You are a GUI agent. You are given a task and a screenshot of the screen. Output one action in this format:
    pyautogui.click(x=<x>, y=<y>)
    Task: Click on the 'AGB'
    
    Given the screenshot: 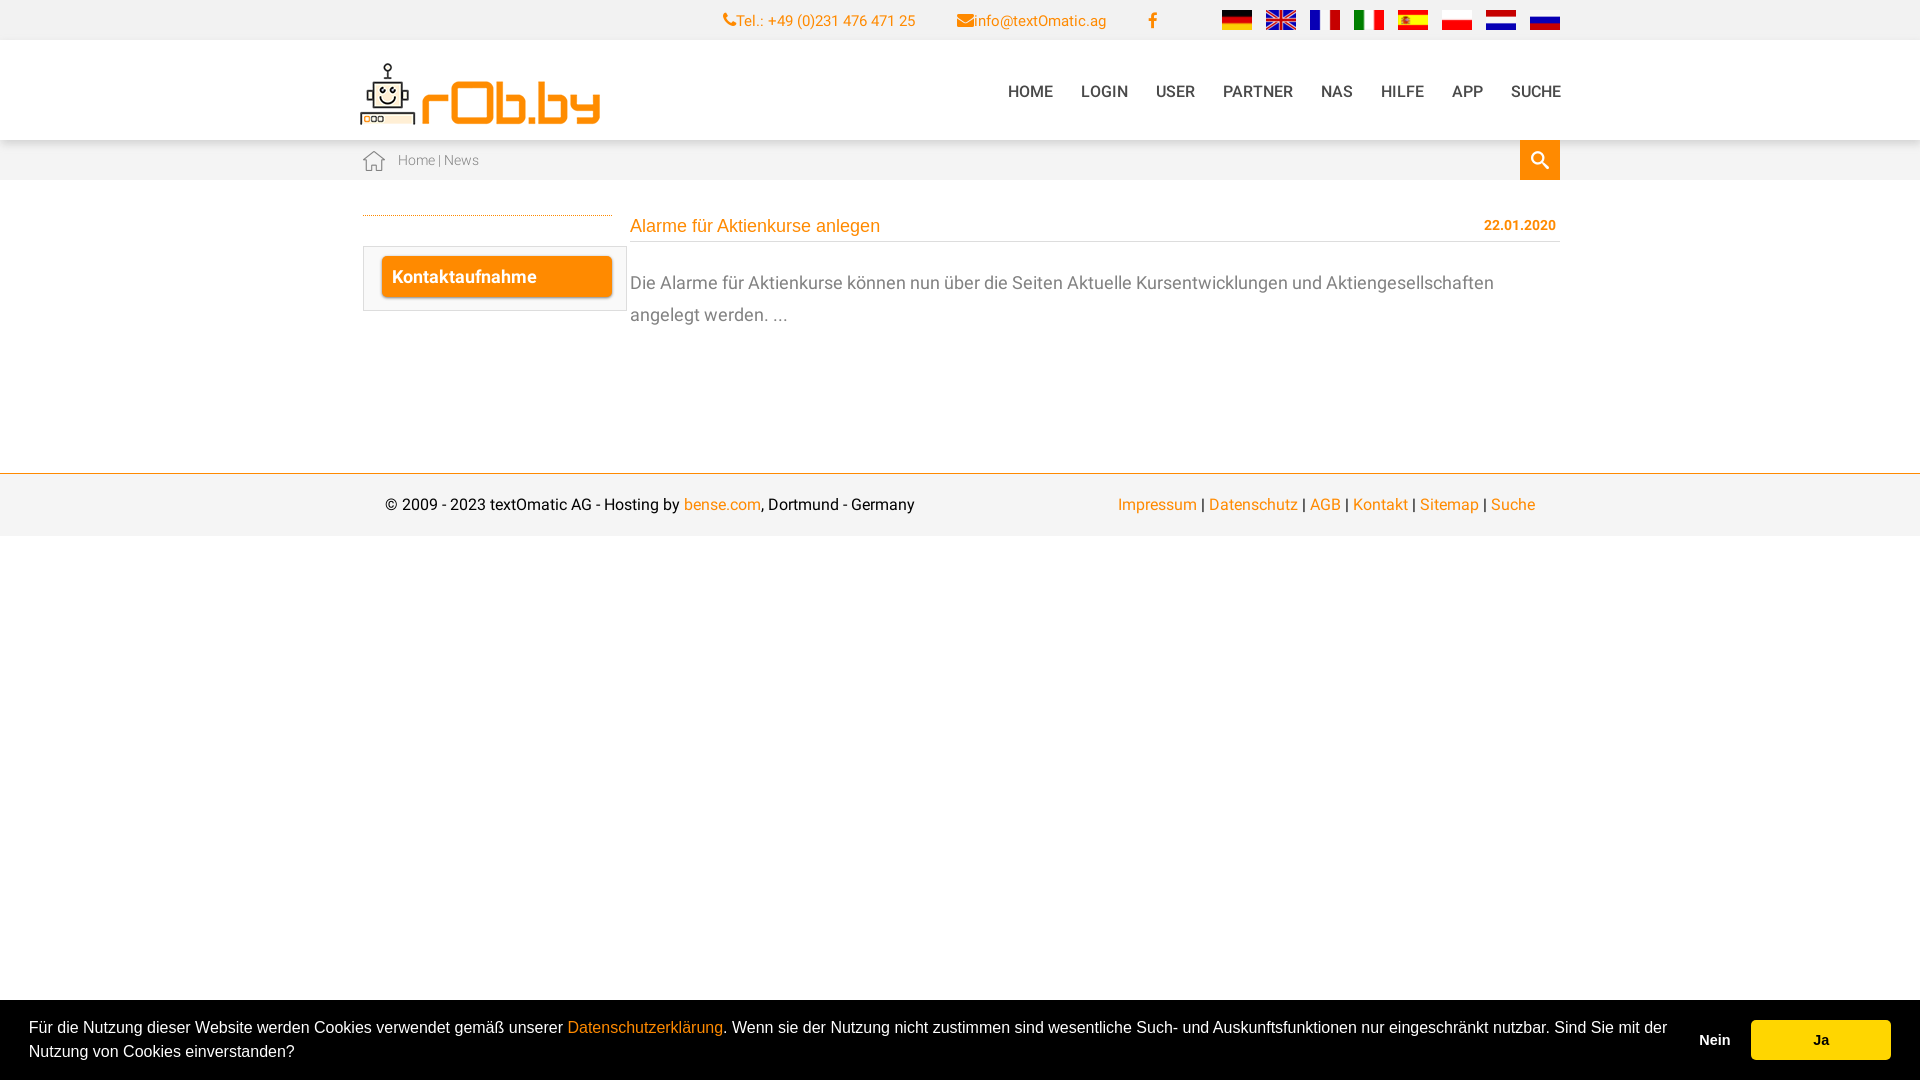 What is the action you would take?
    pyautogui.click(x=1325, y=503)
    